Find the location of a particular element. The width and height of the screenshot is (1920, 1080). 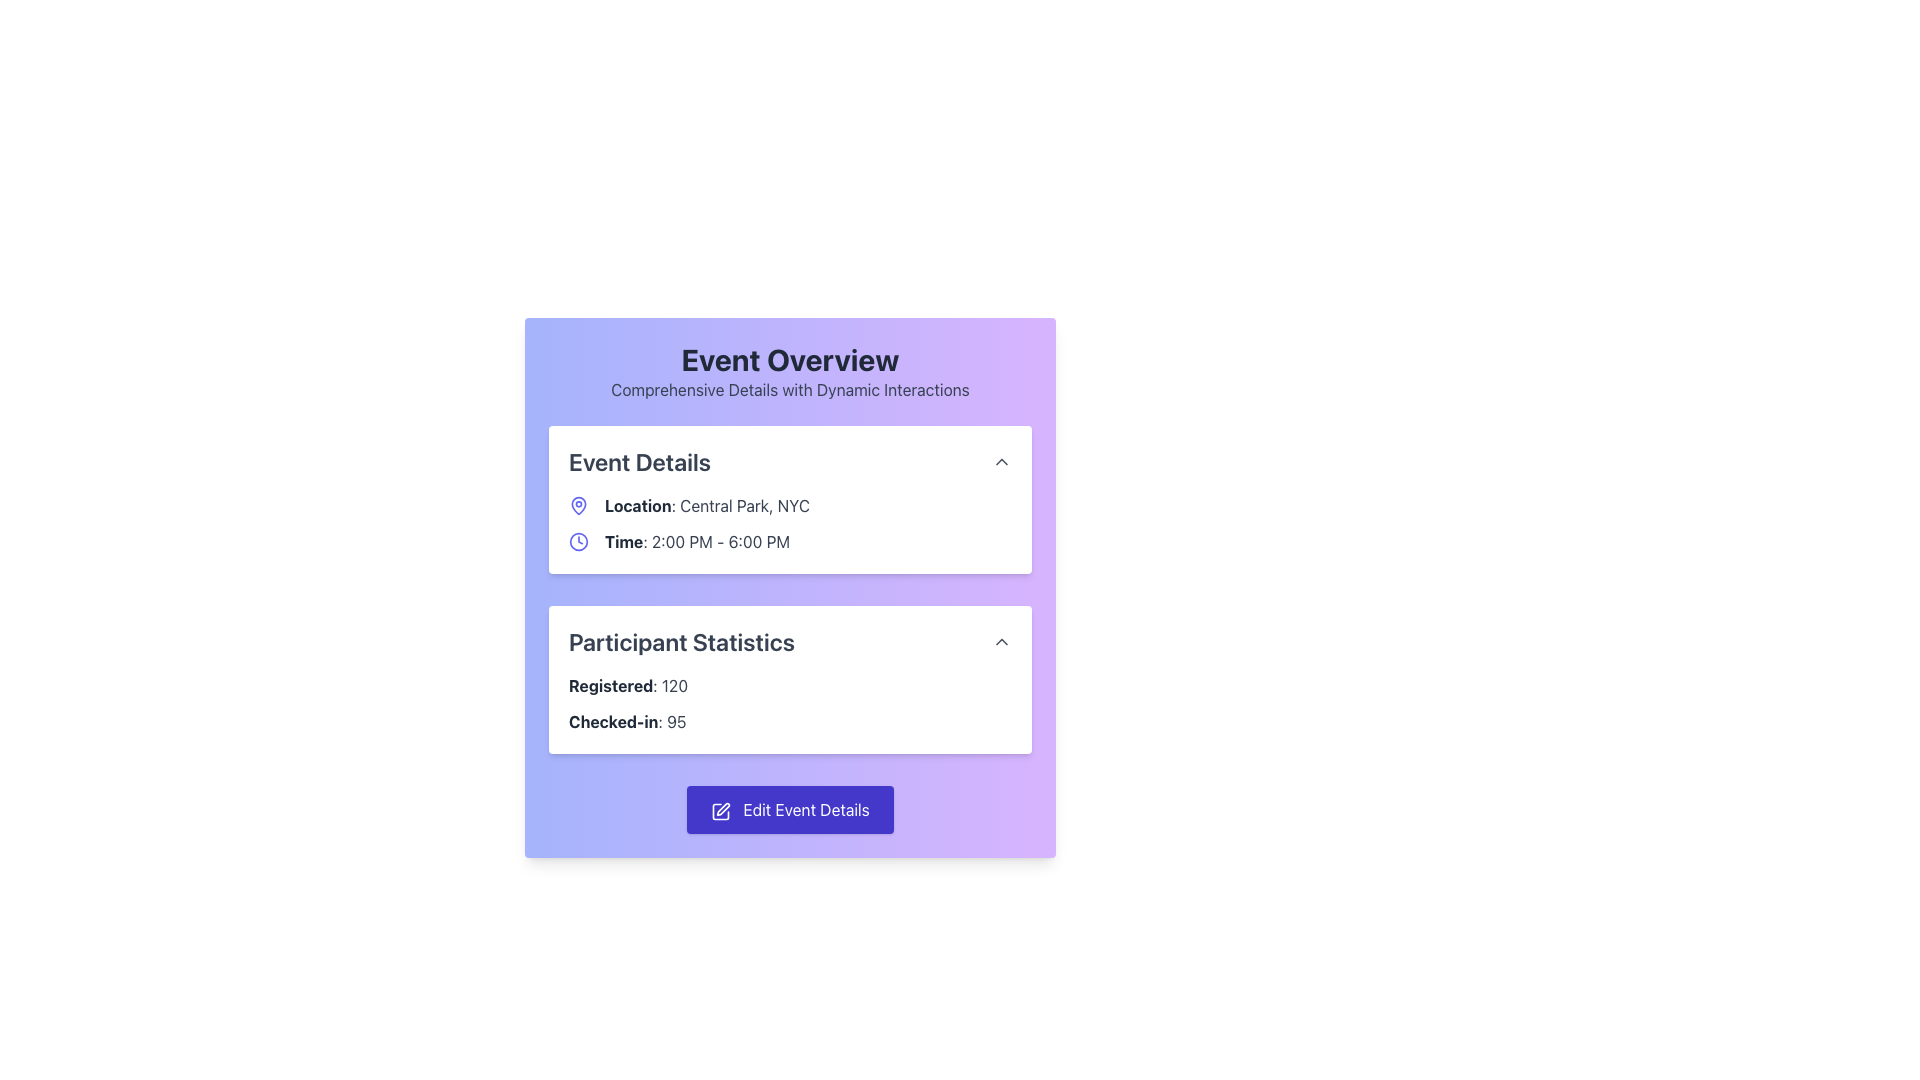

the text label indicating 'Checked-in' count located in the 'Participant Statistics' section, which precedes the number '95' is located at coordinates (612, 721).